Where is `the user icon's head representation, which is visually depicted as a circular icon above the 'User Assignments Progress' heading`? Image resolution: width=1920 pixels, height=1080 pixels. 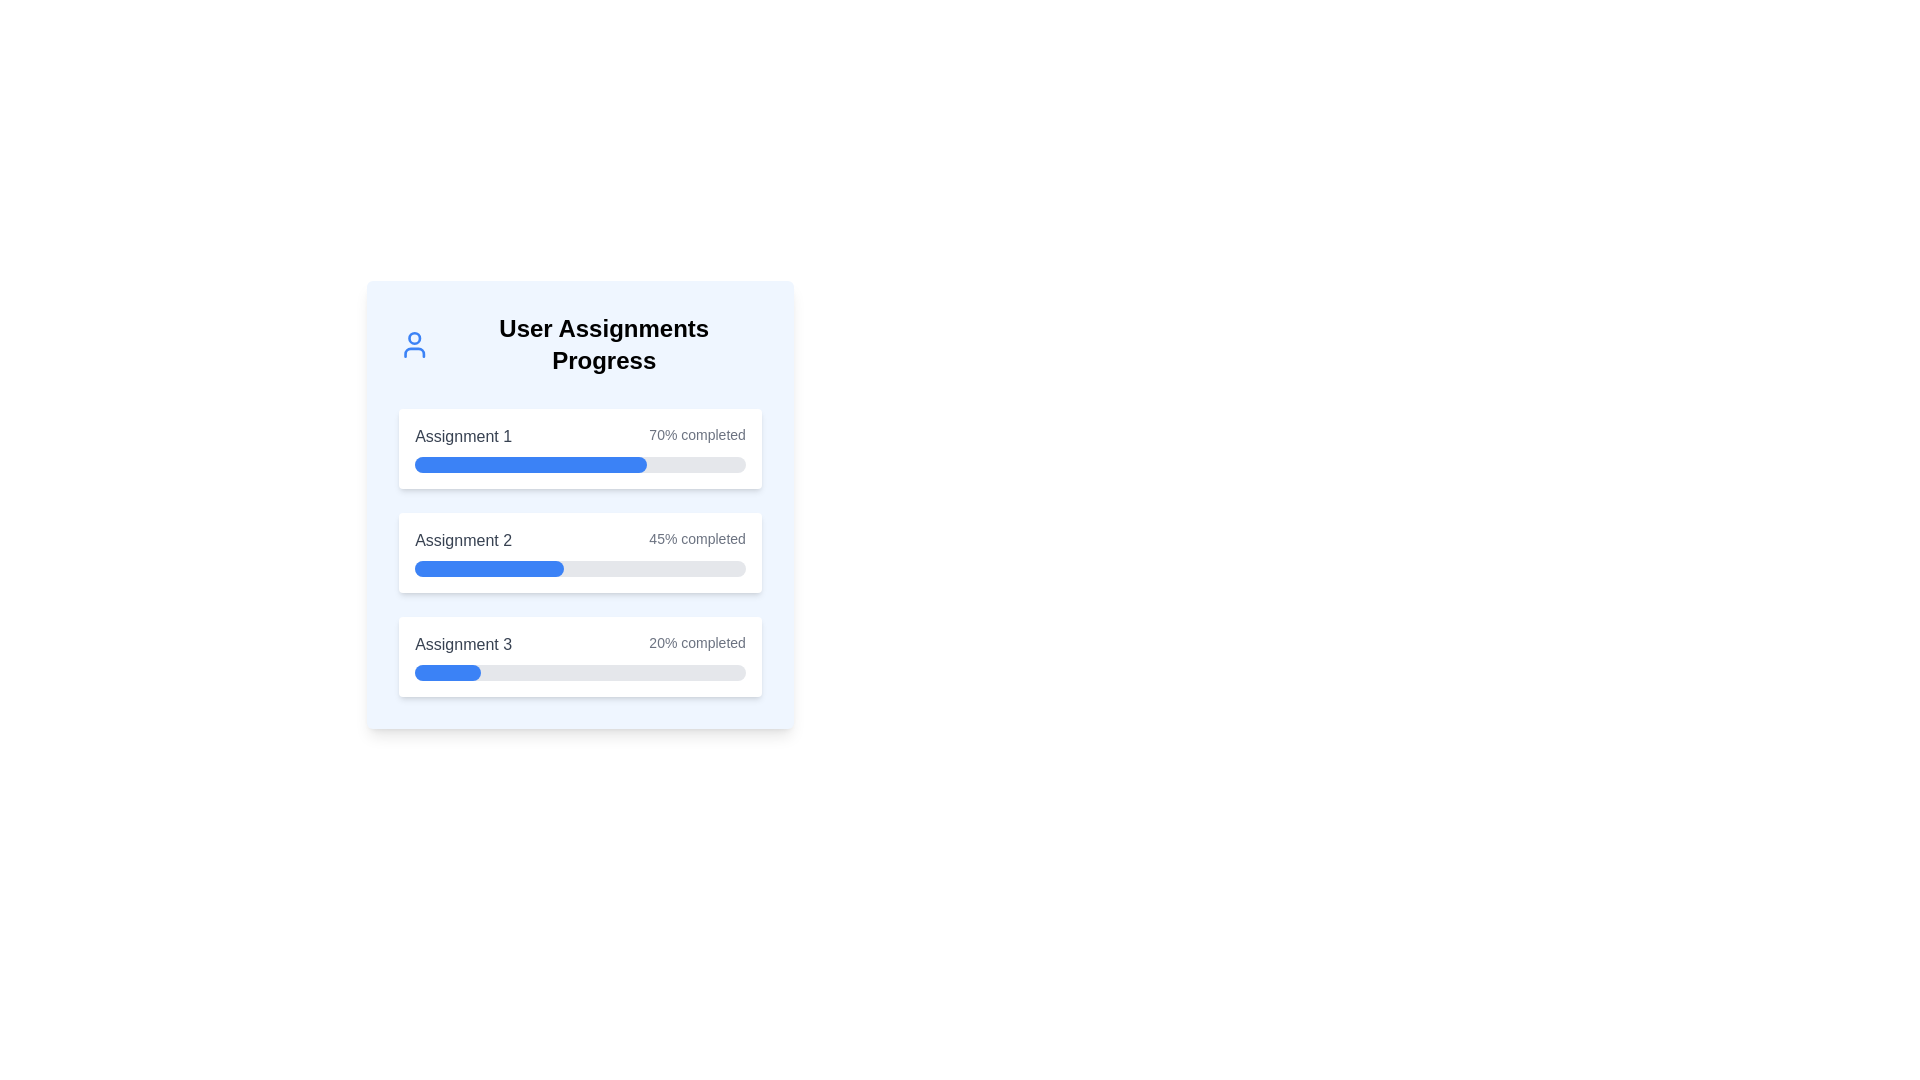 the user icon's head representation, which is visually depicted as a circular icon above the 'User Assignments Progress' heading is located at coordinates (413, 337).